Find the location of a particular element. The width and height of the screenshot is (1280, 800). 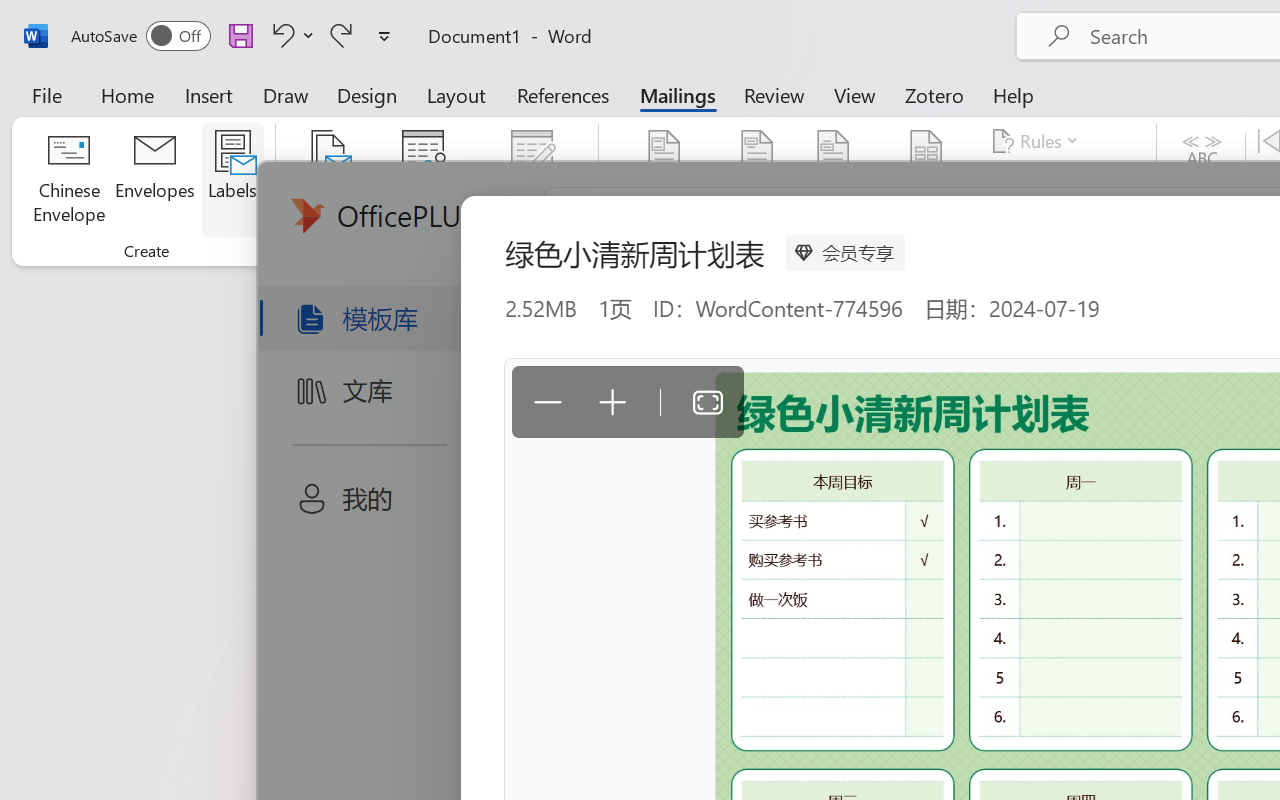

'Envelopes...' is located at coordinates (154, 179).